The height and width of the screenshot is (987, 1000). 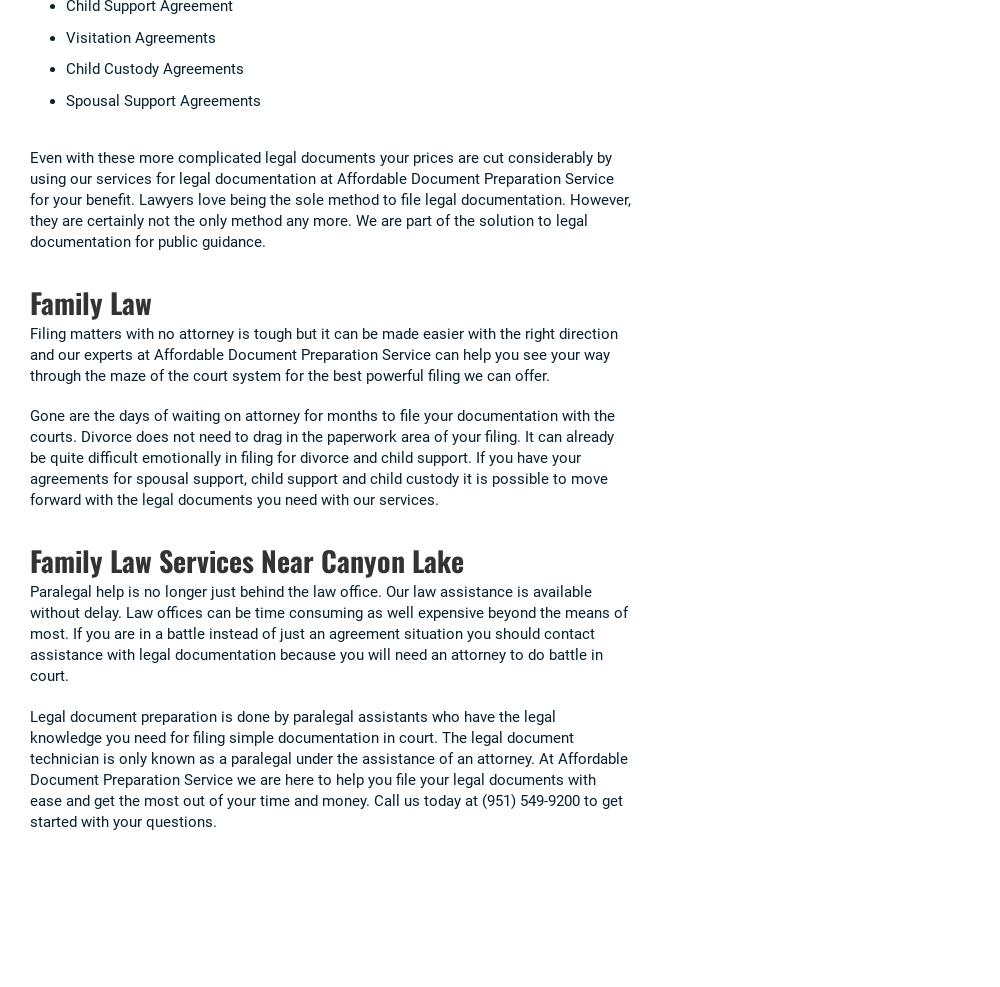 I want to click on 'Legal document preparation is done by paralegal assistants who have the legal knowledge you need for filing simple documentation in court. The legal document technician is only known as a paralegal under the assistance of an attorney. At Affordable Document Preparation Service we are here to help you file your legal documents with ease and get the most out of your time and money. Call us today at (951) 549-9200 to get started with your questions.', so click(x=328, y=767).